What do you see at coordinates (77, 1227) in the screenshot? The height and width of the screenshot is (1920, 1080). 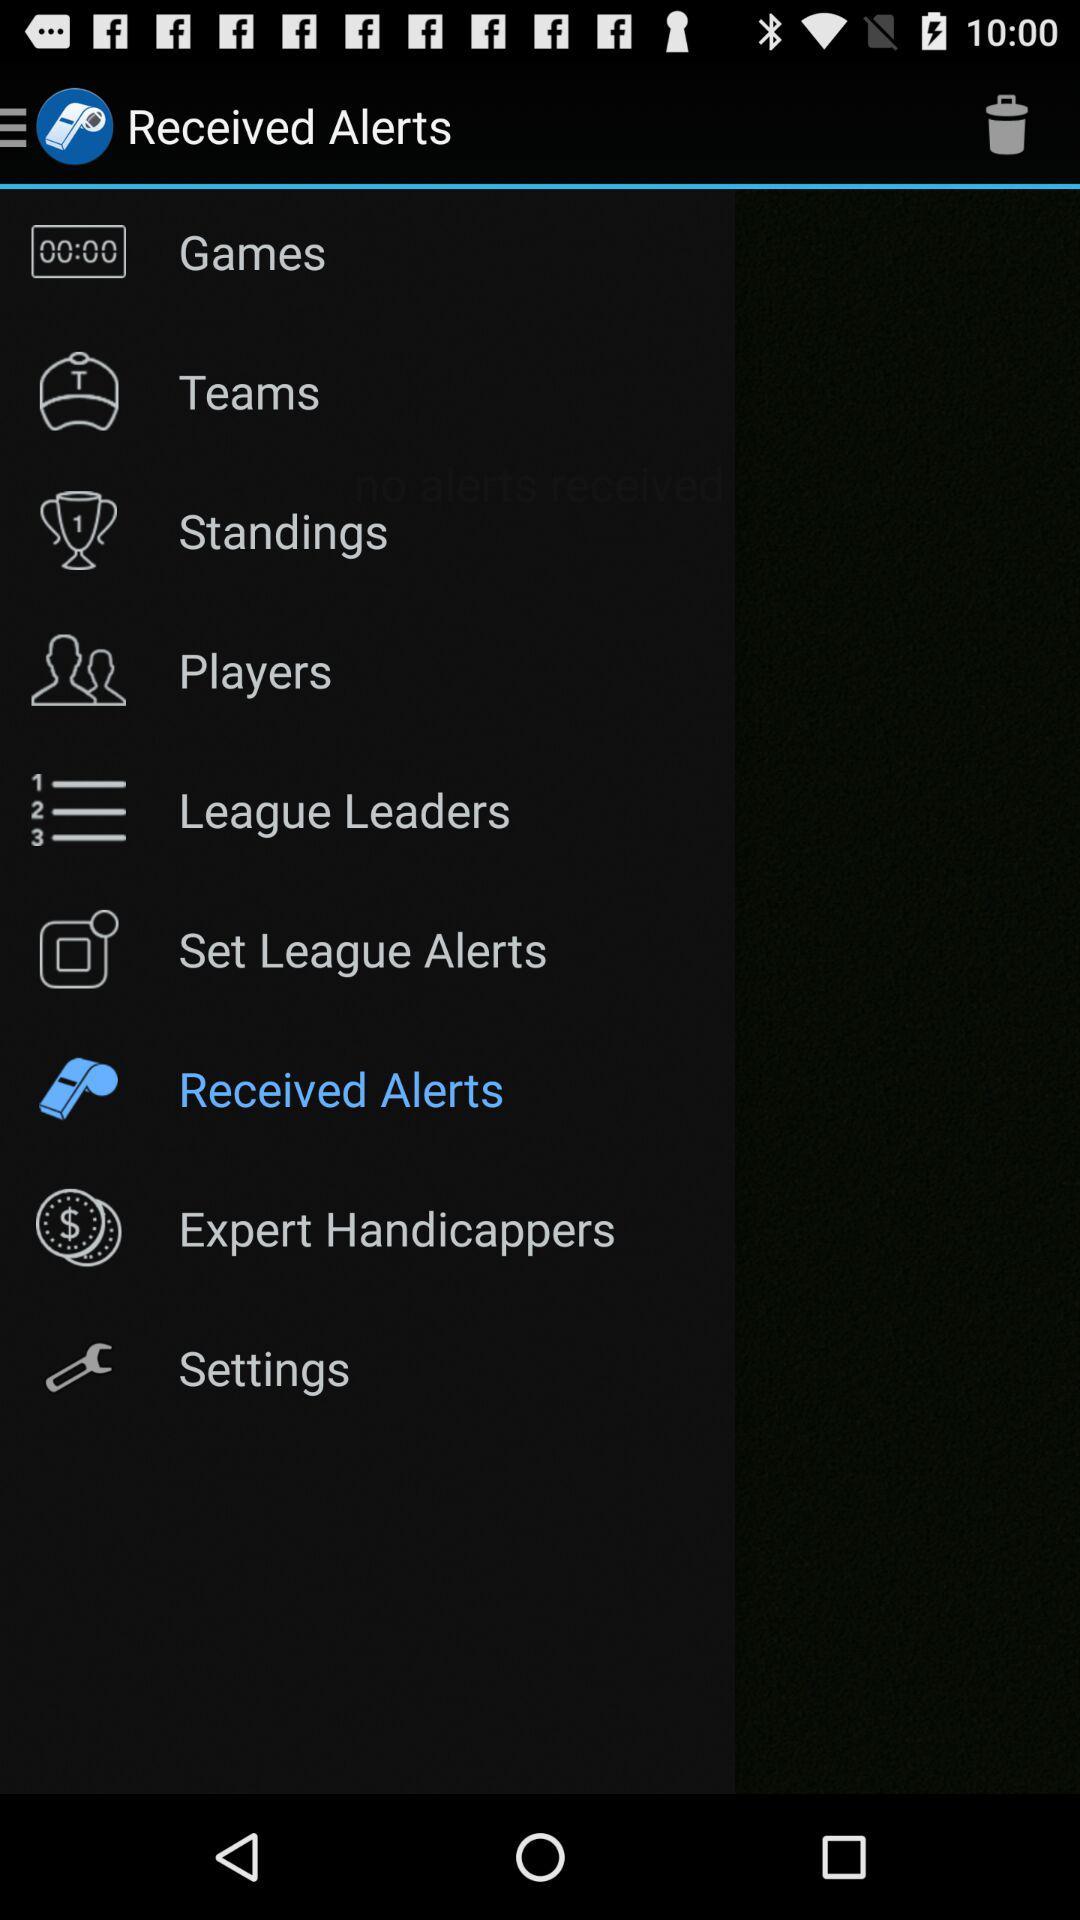 I see `the icon left to the expert handicappers` at bounding box center [77, 1227].